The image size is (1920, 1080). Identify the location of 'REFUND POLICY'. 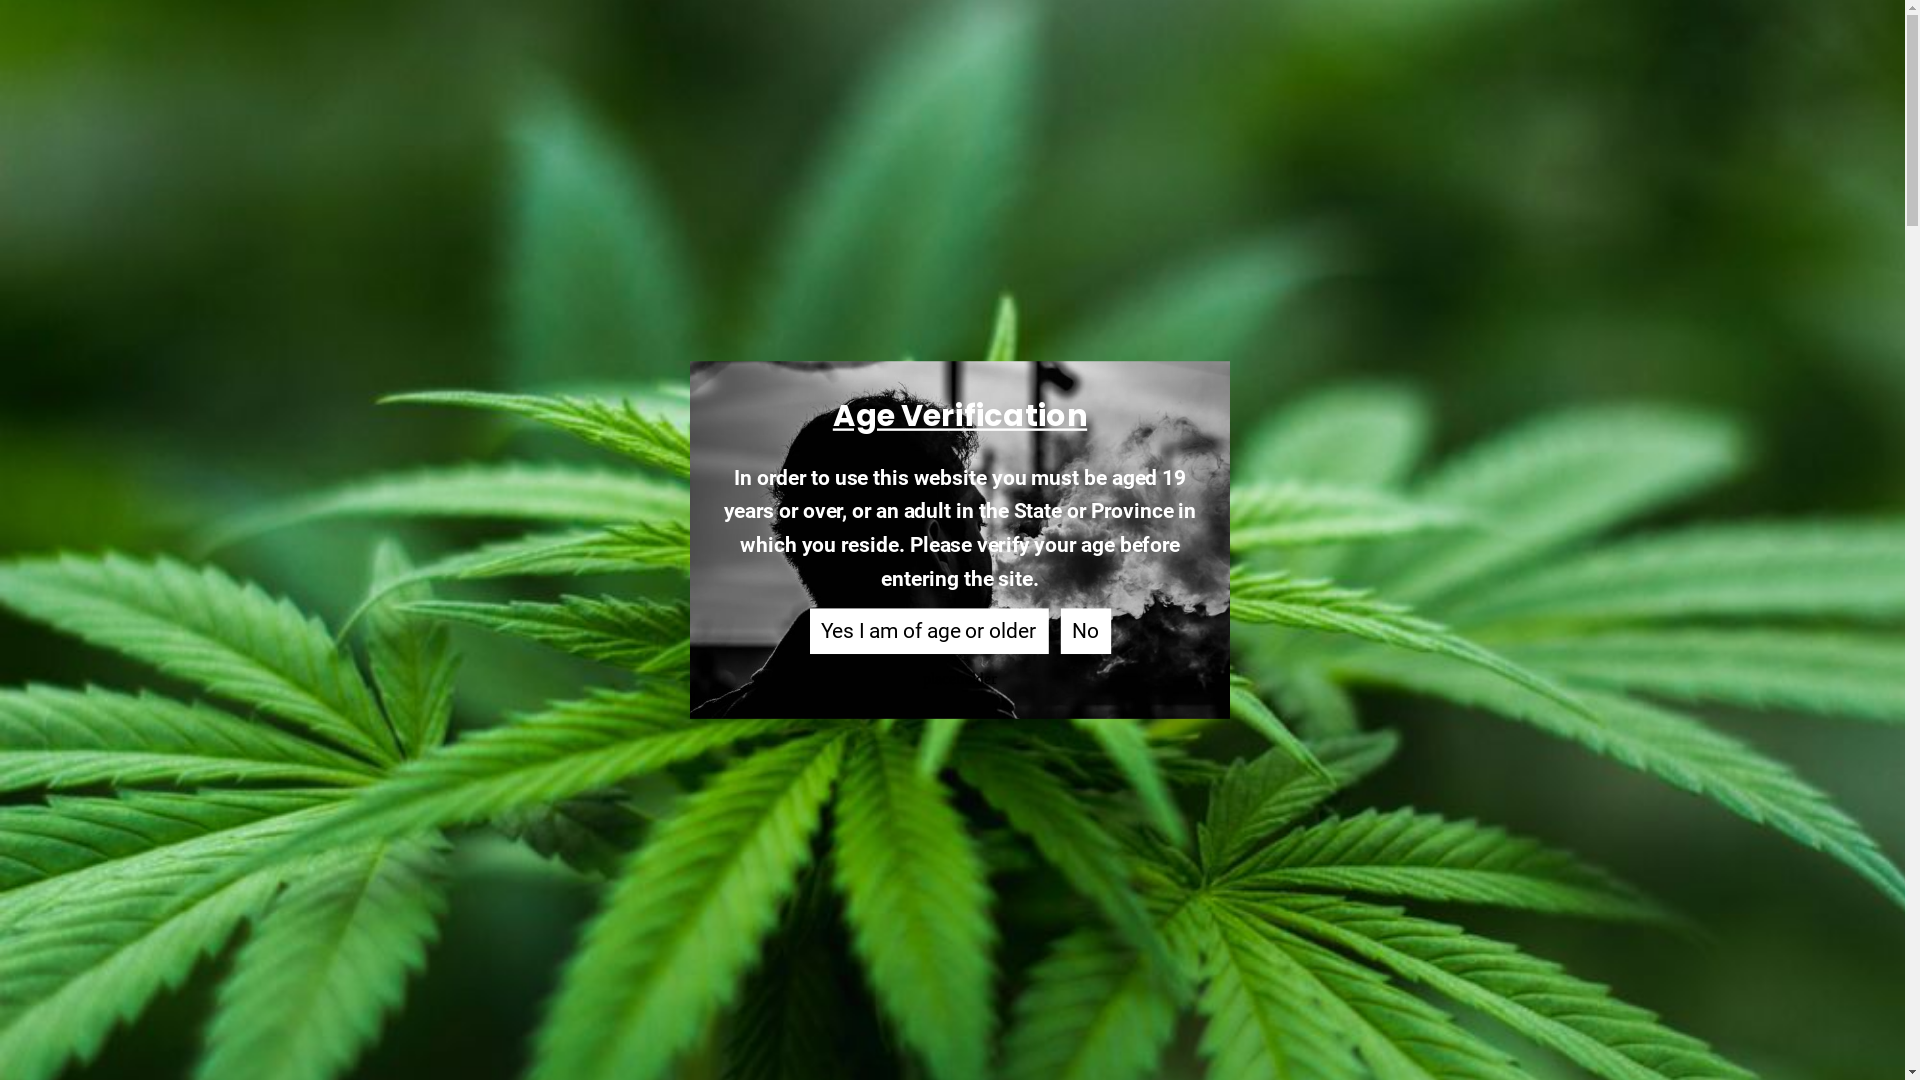
(491, 868).